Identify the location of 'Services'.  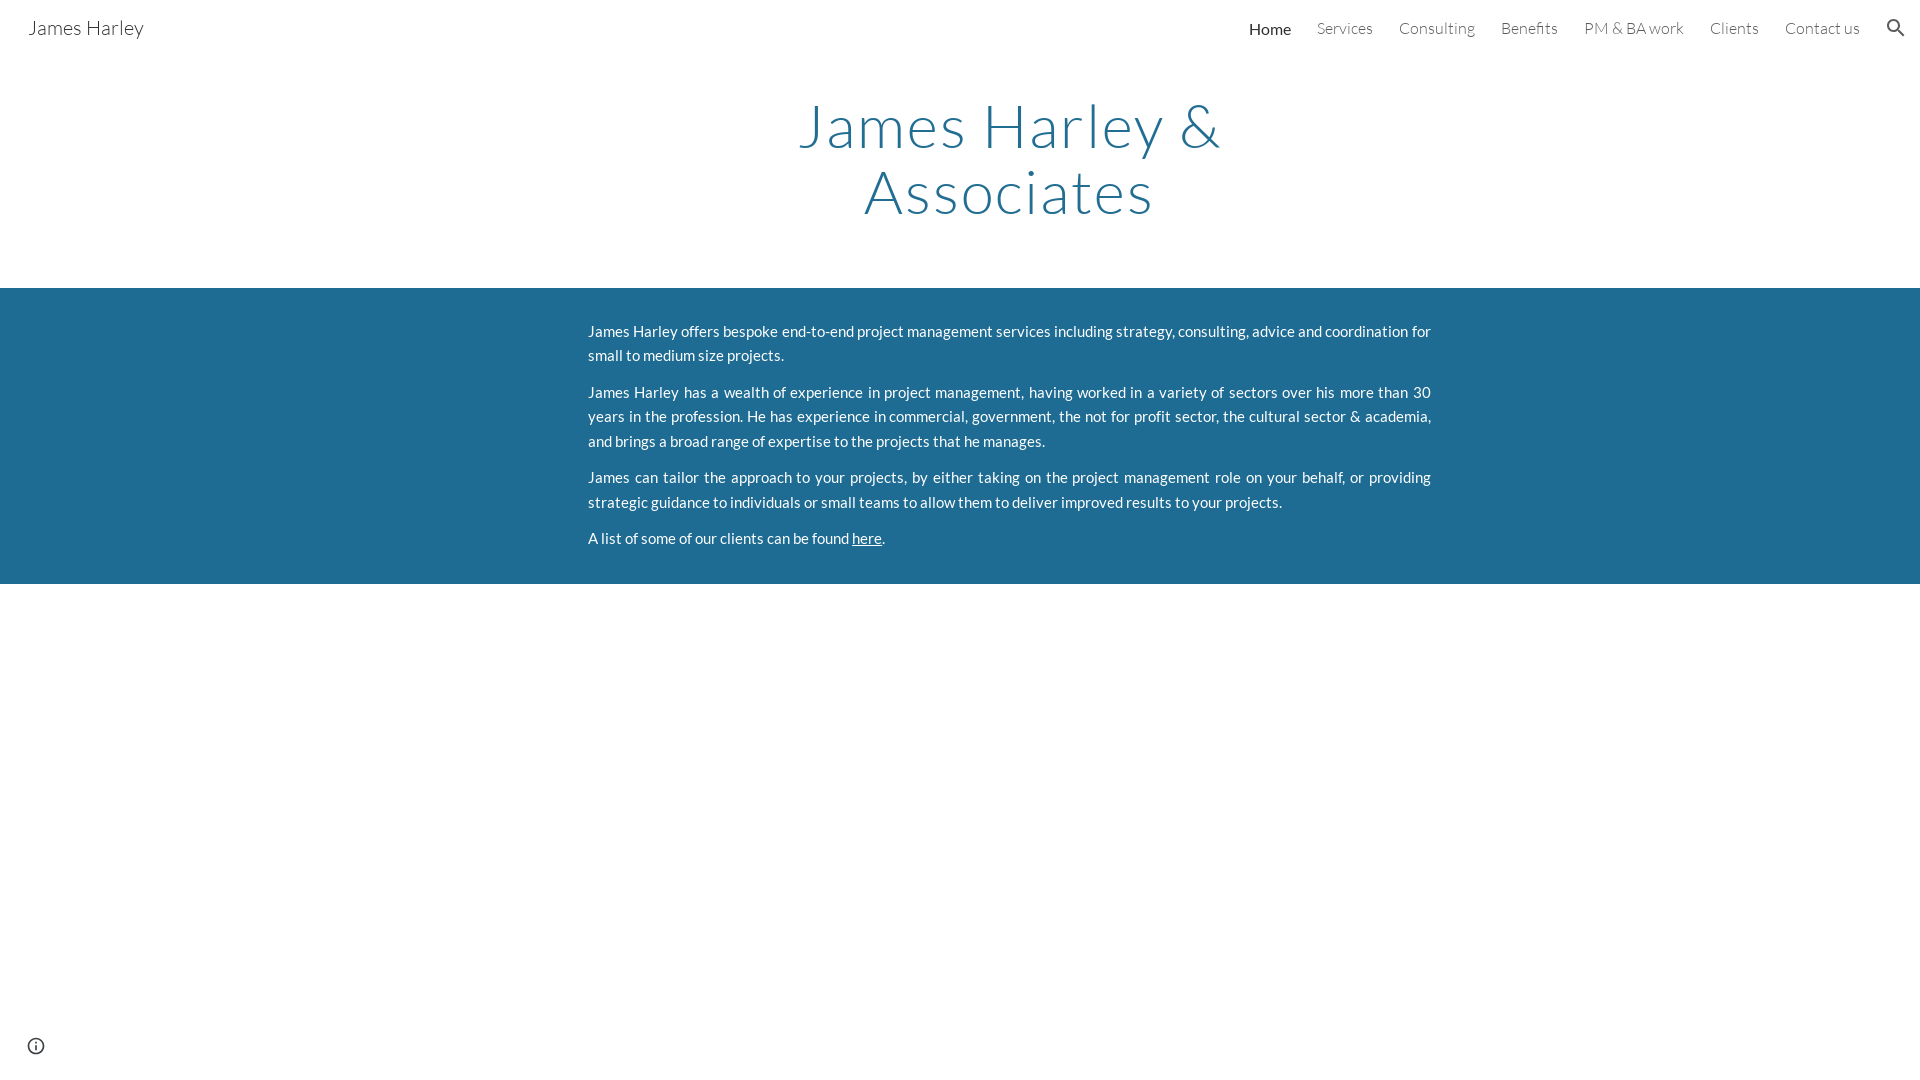
(1344, 27).